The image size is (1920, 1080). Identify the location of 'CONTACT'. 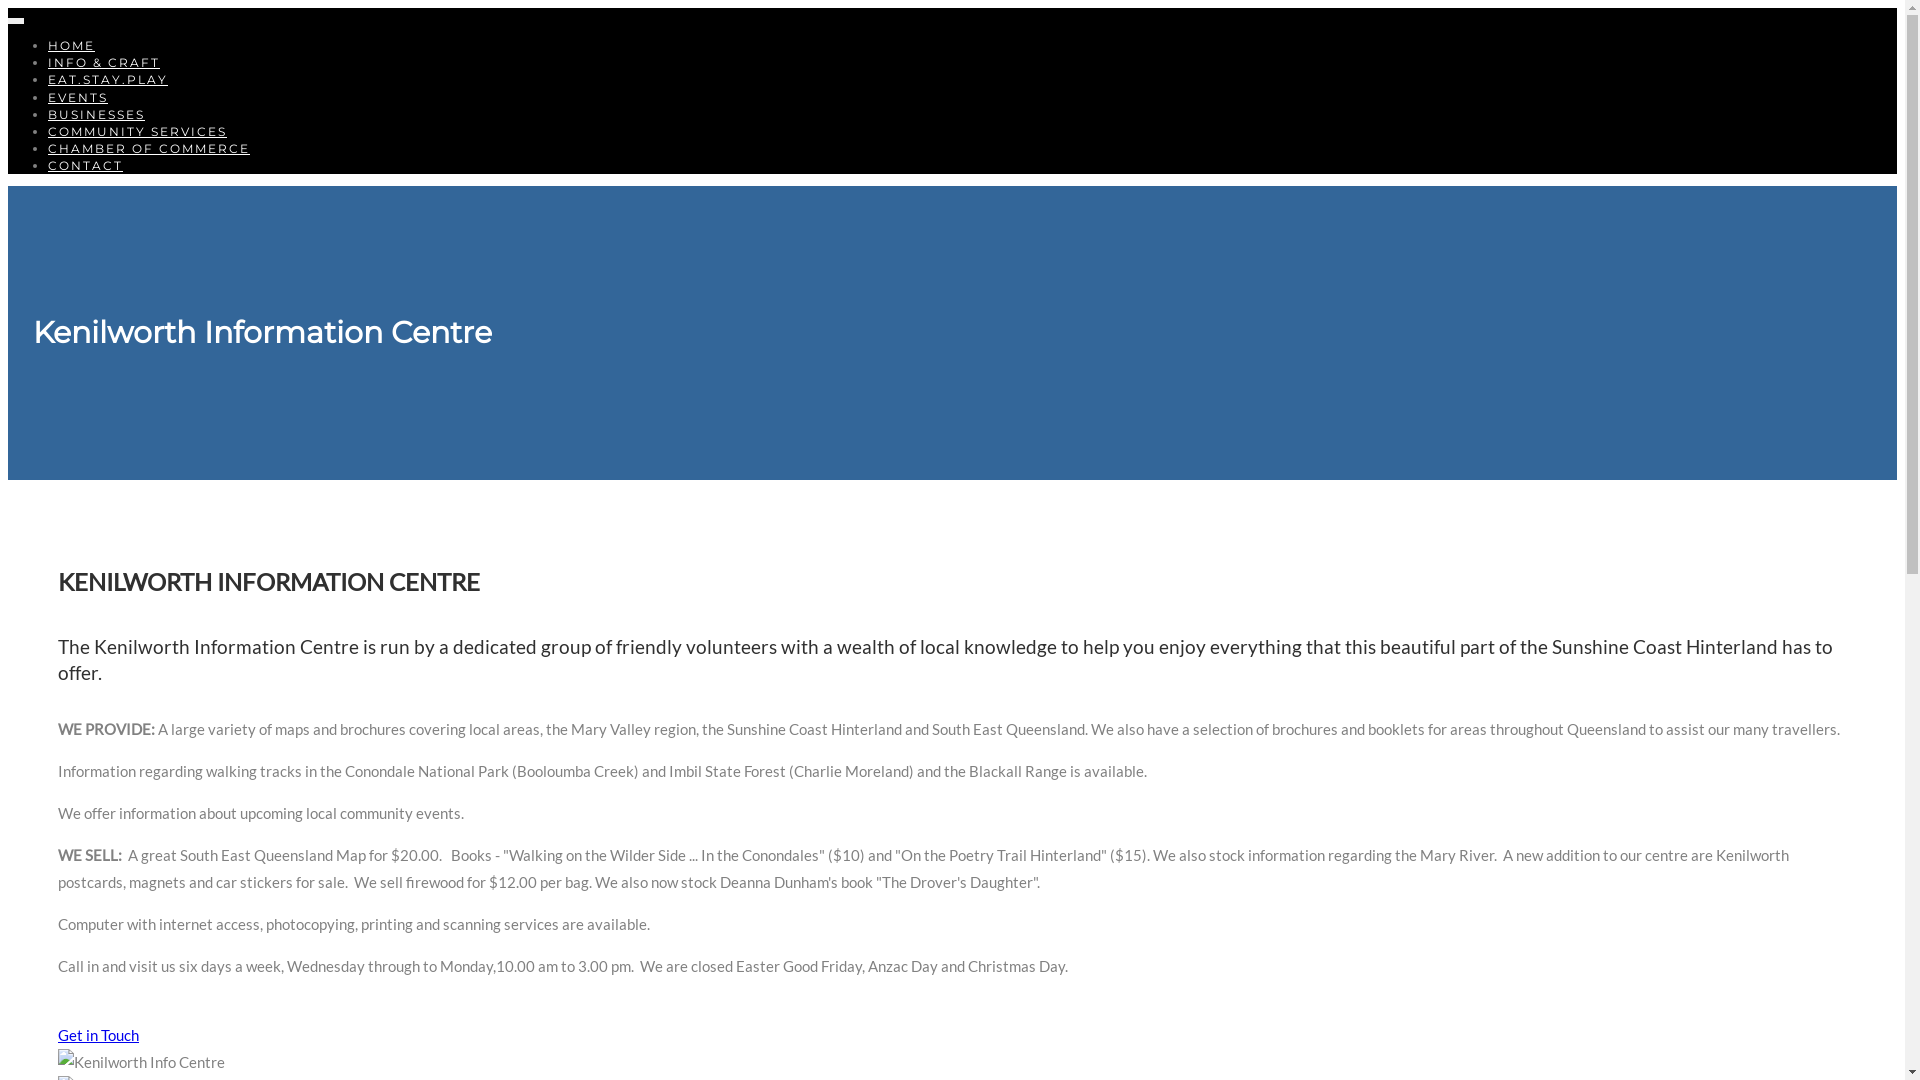
(84, 164).